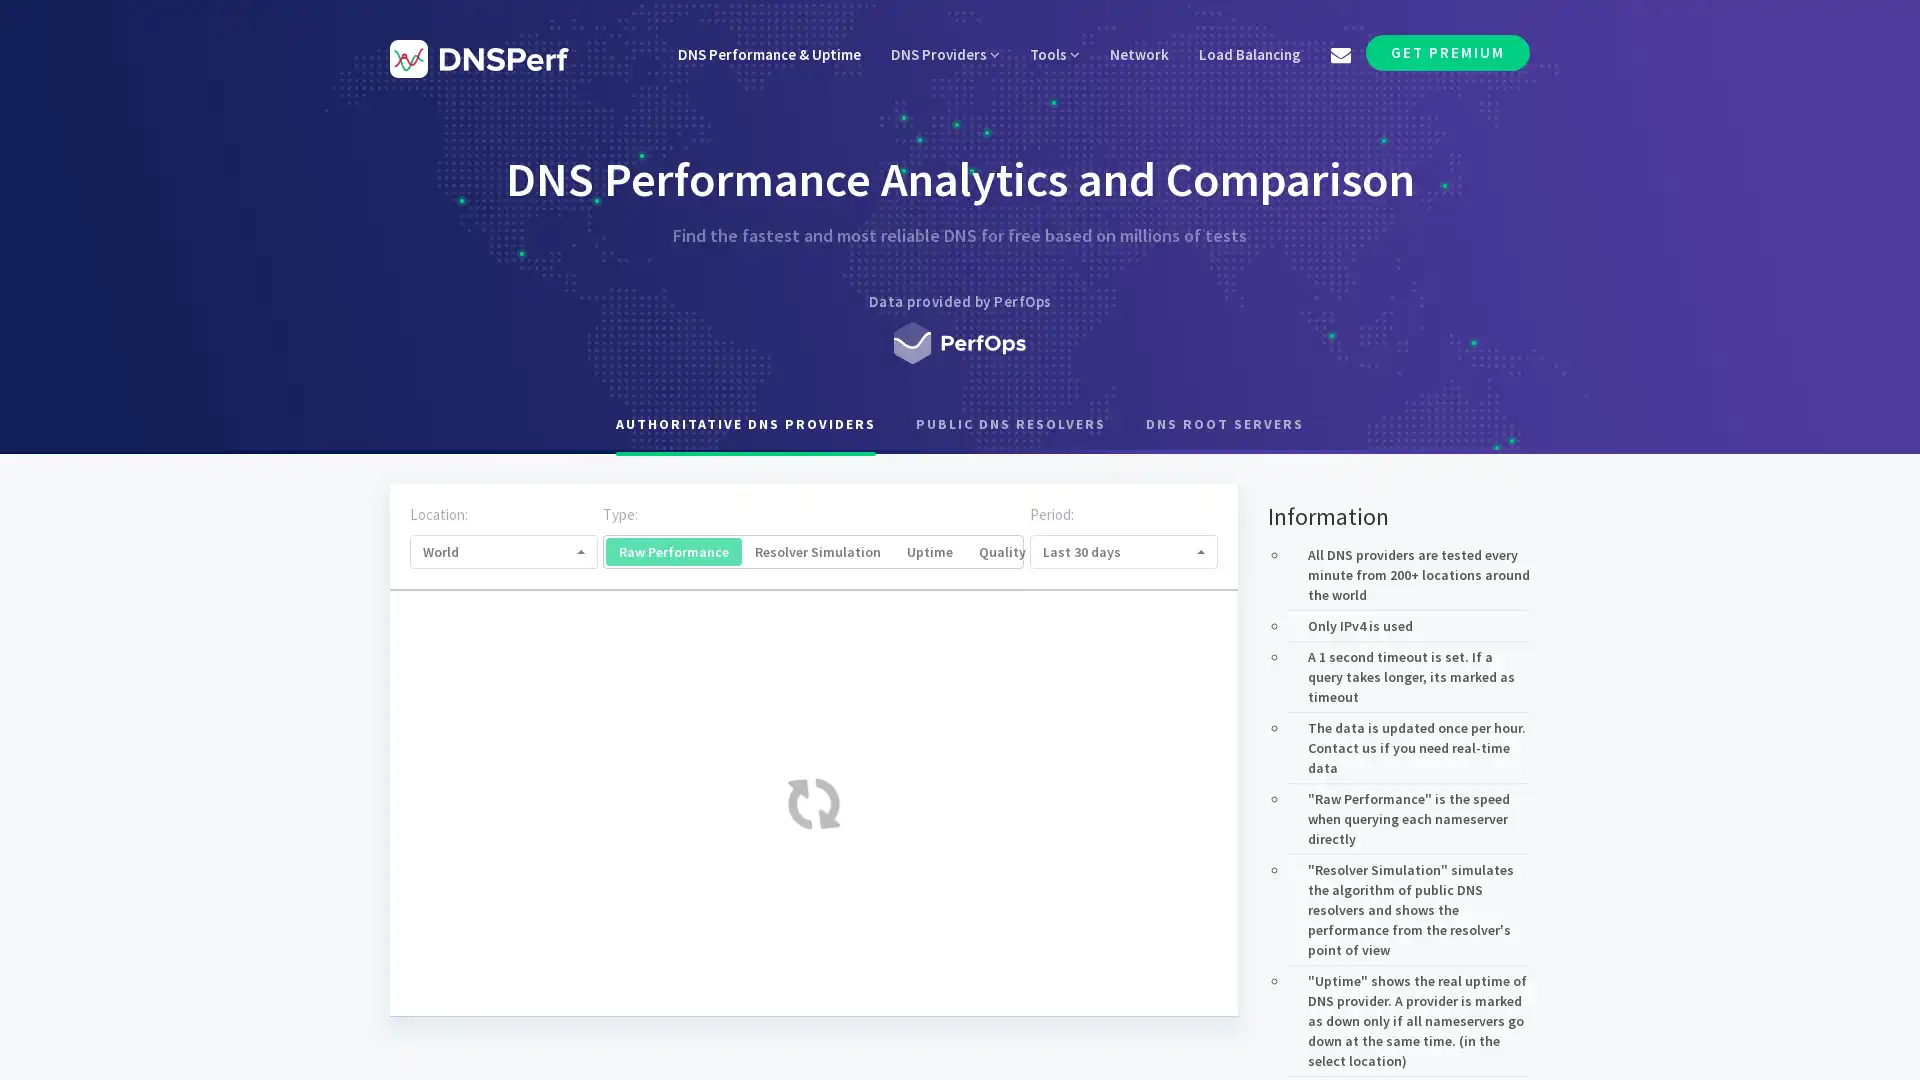 The image size is (1920, 1080). Describe the element at coordinates (929, 551) in the screenshot. I see `Uptime` at that location.